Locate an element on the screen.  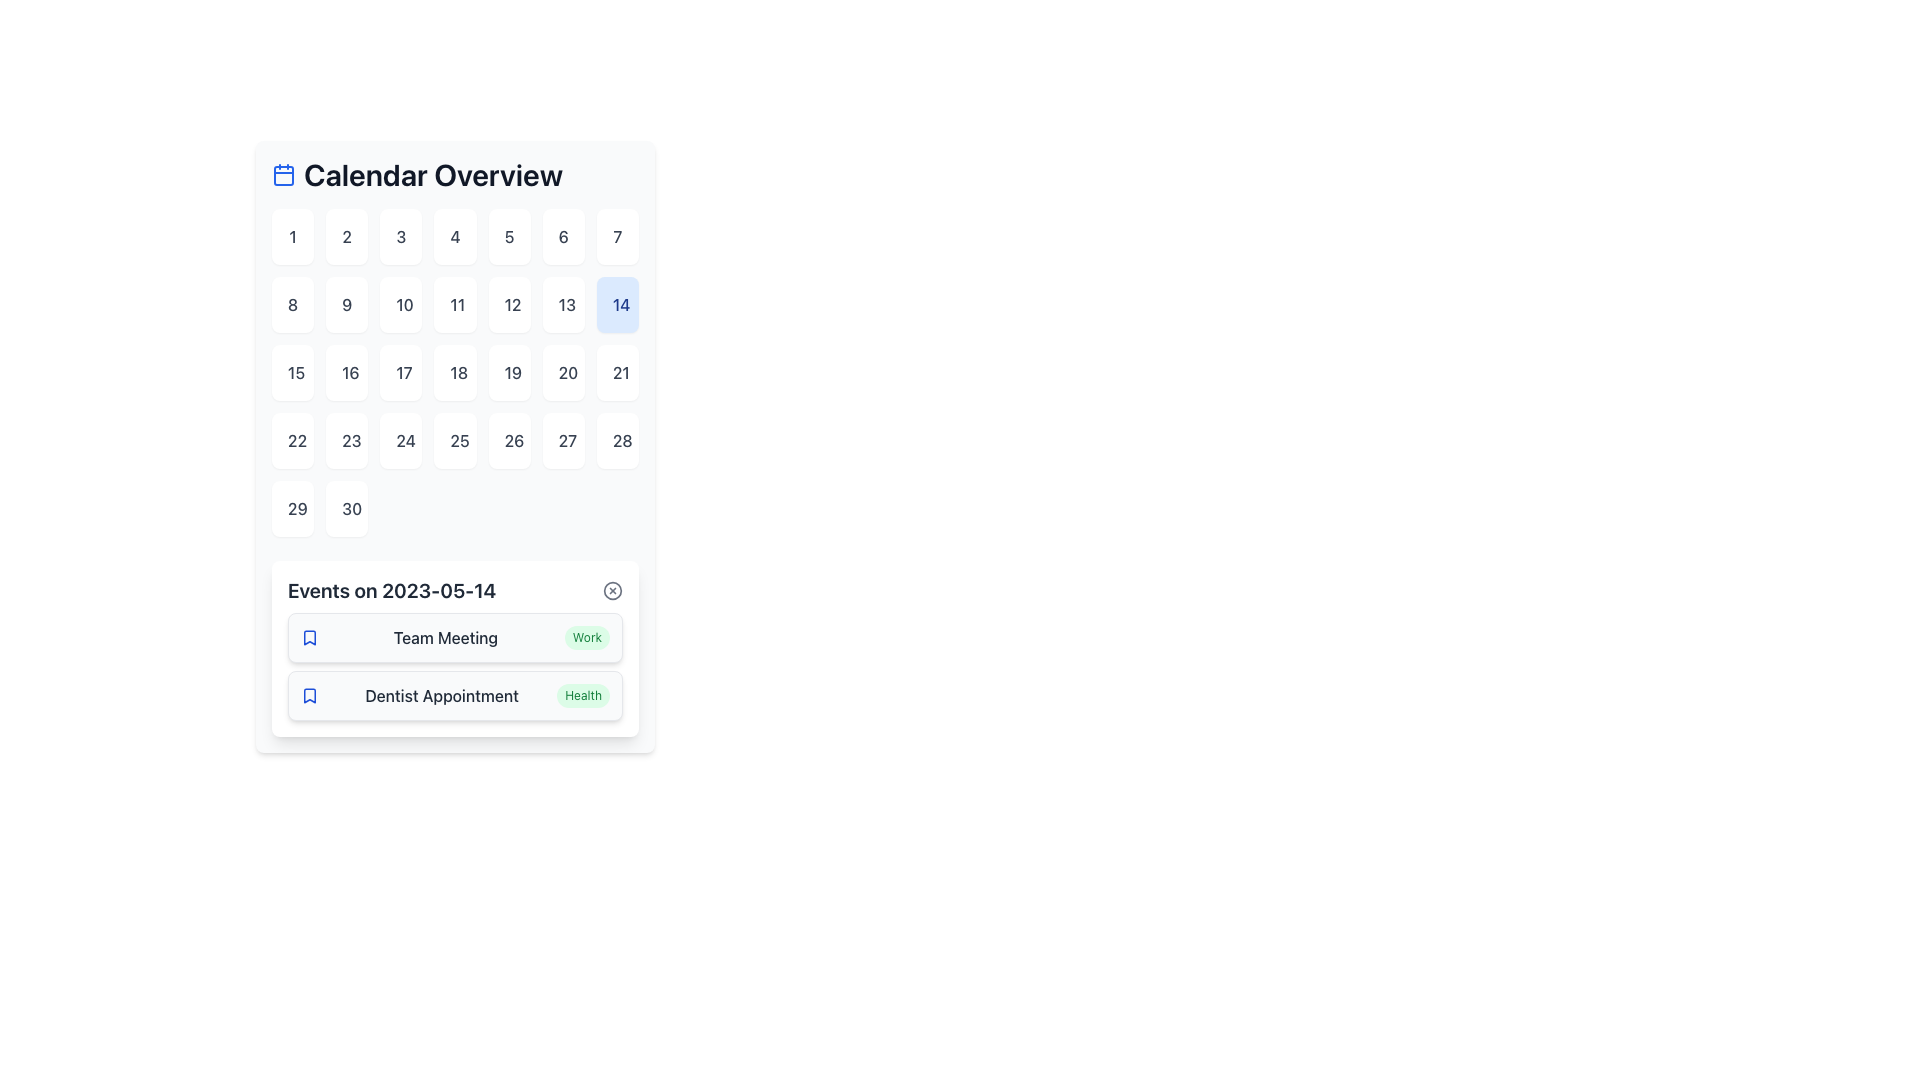
the button displaying the number '18' is located at coordinates (454, 373).